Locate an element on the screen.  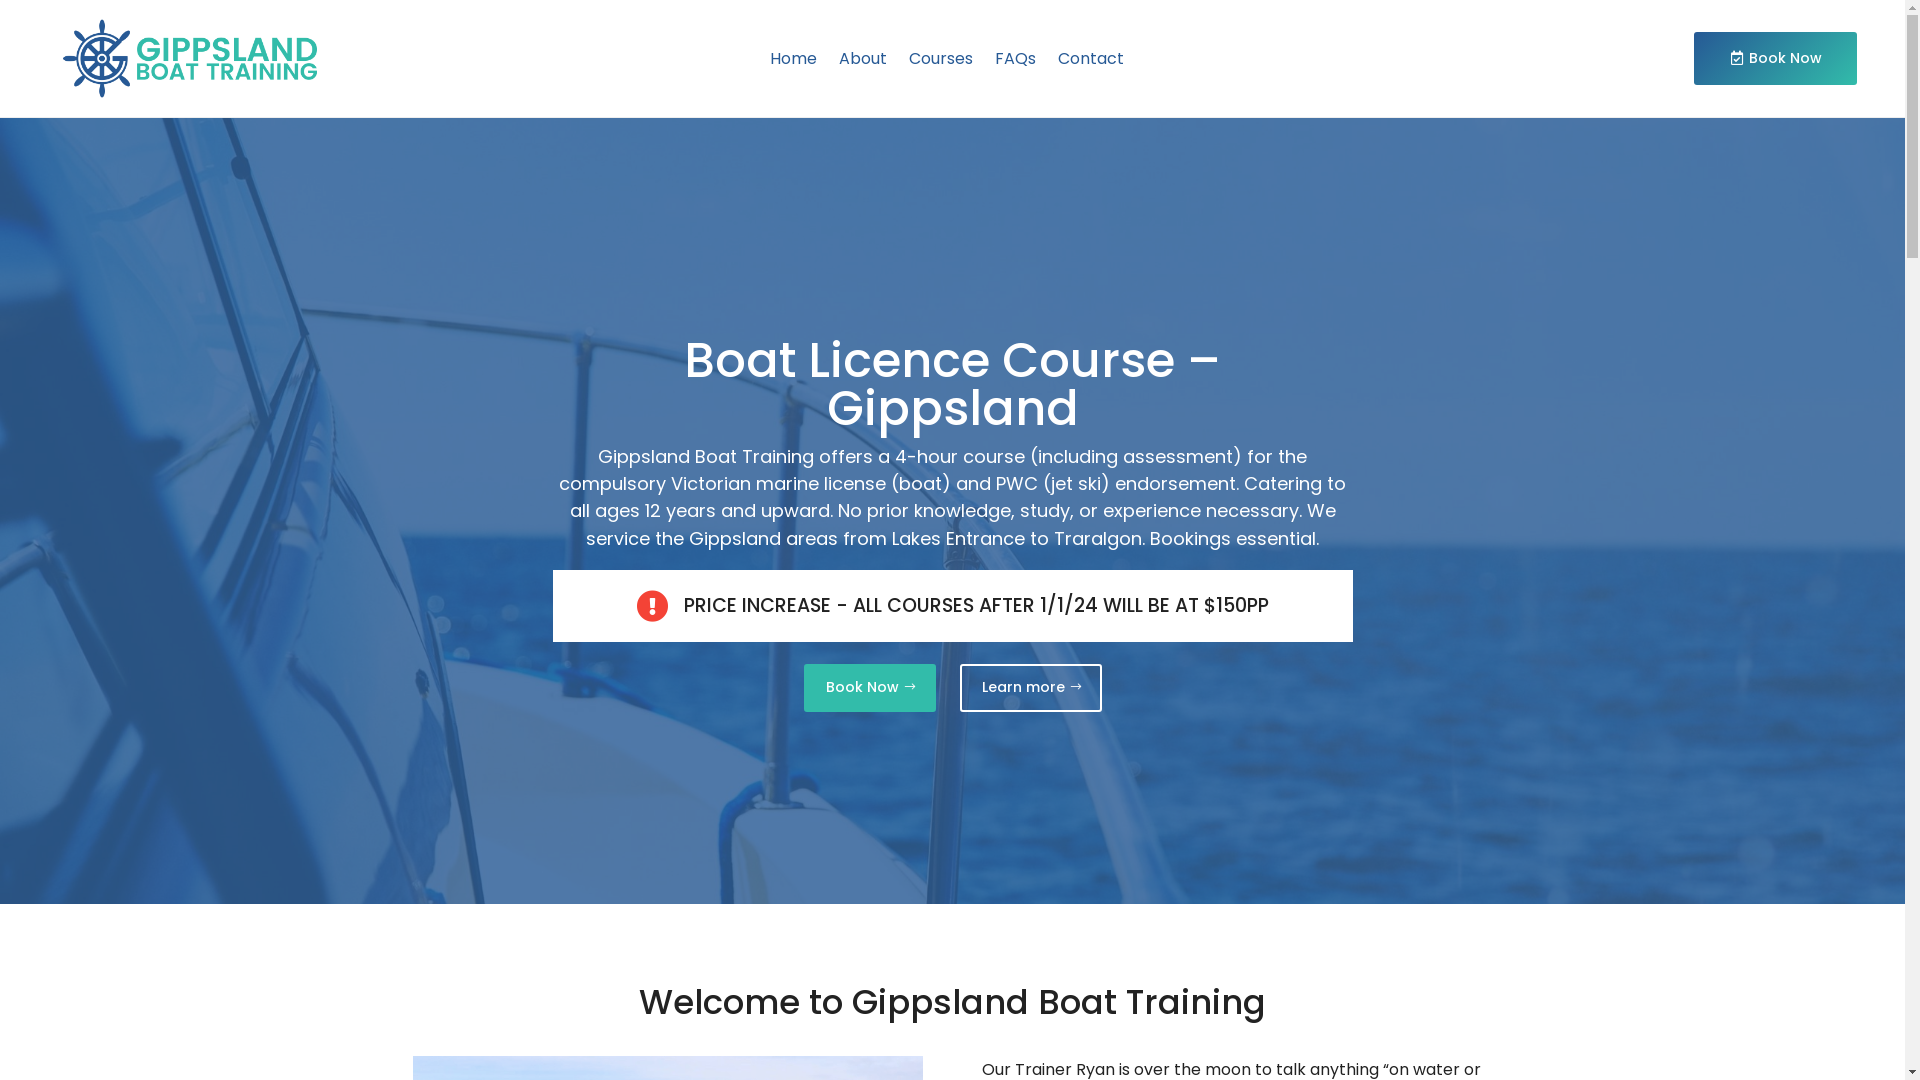
'Contact' is located at coordinates (1089, 57).